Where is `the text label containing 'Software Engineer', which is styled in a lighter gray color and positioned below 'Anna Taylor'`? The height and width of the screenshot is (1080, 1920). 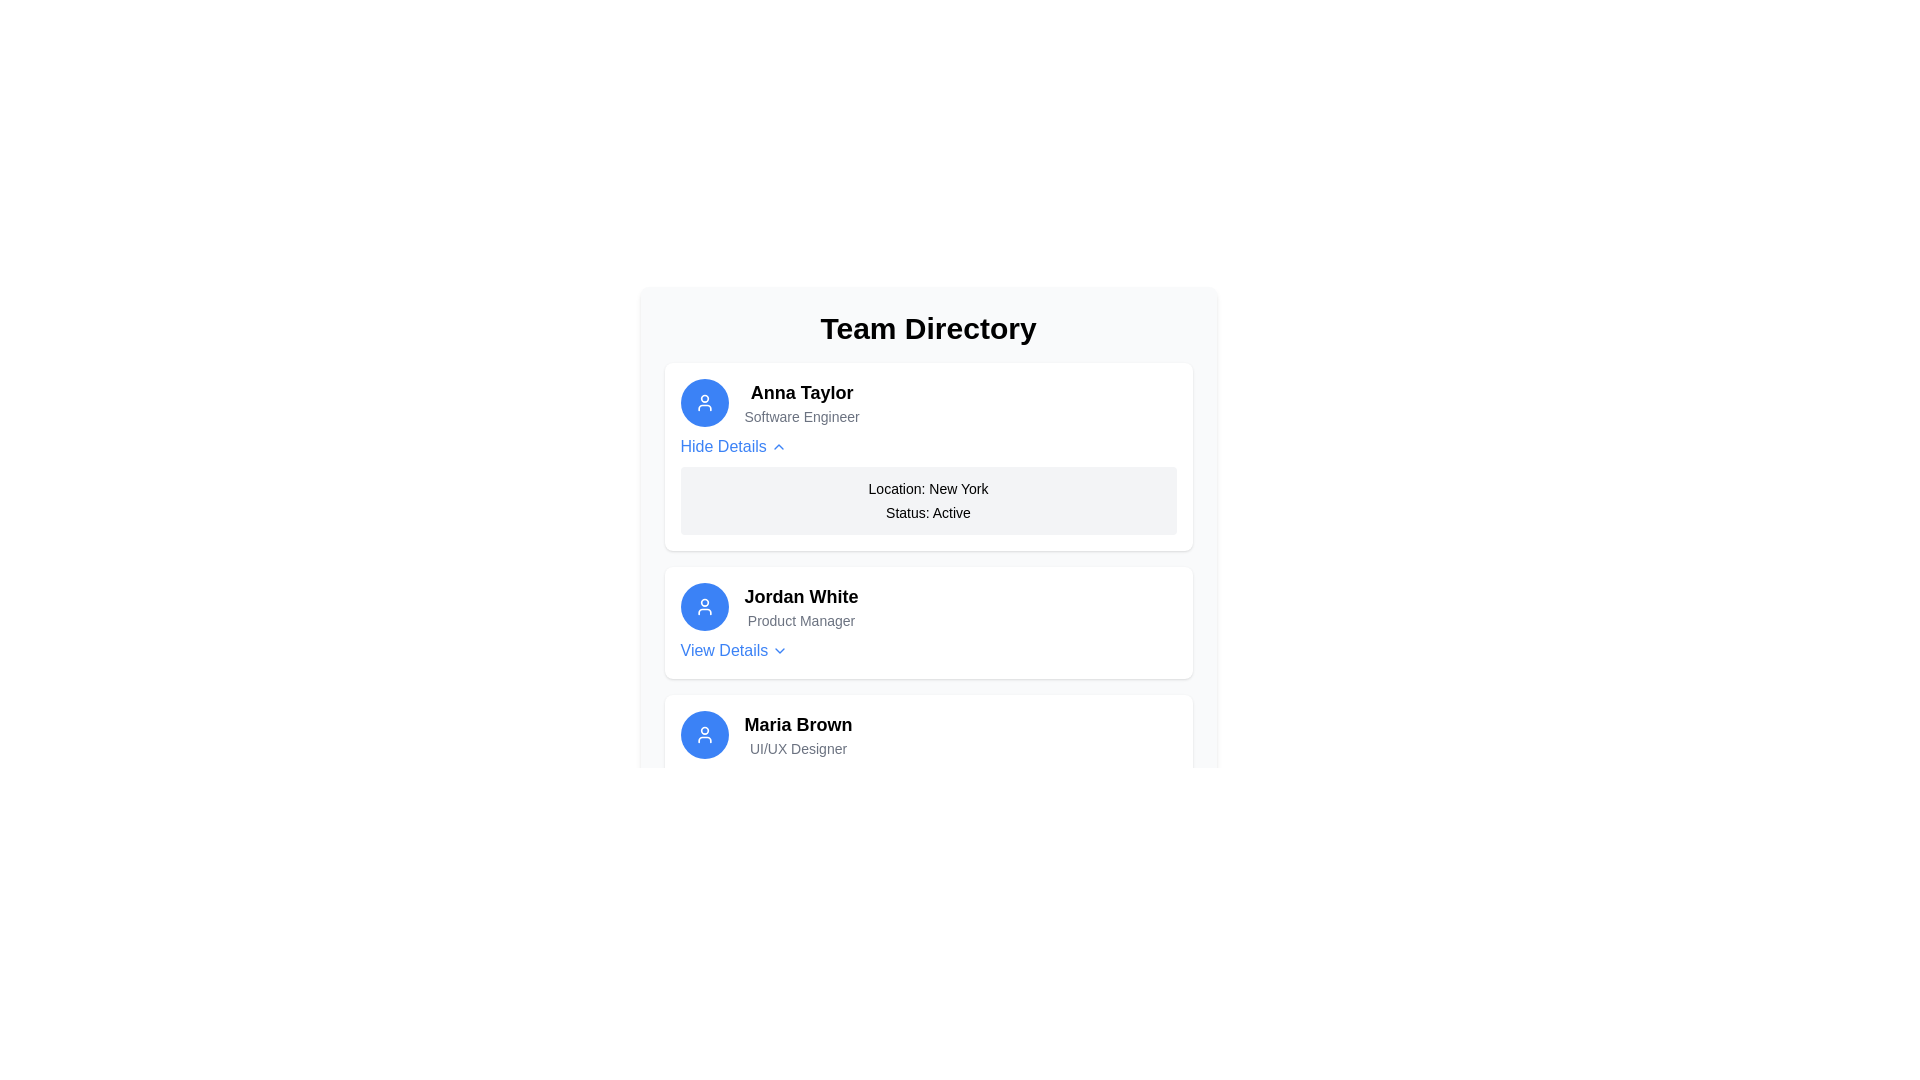 the text label containing 'Software Engineer', which is styled in a lighter gray color and positioned below 'Anna Taylor' is located at coordinates (802, 415).